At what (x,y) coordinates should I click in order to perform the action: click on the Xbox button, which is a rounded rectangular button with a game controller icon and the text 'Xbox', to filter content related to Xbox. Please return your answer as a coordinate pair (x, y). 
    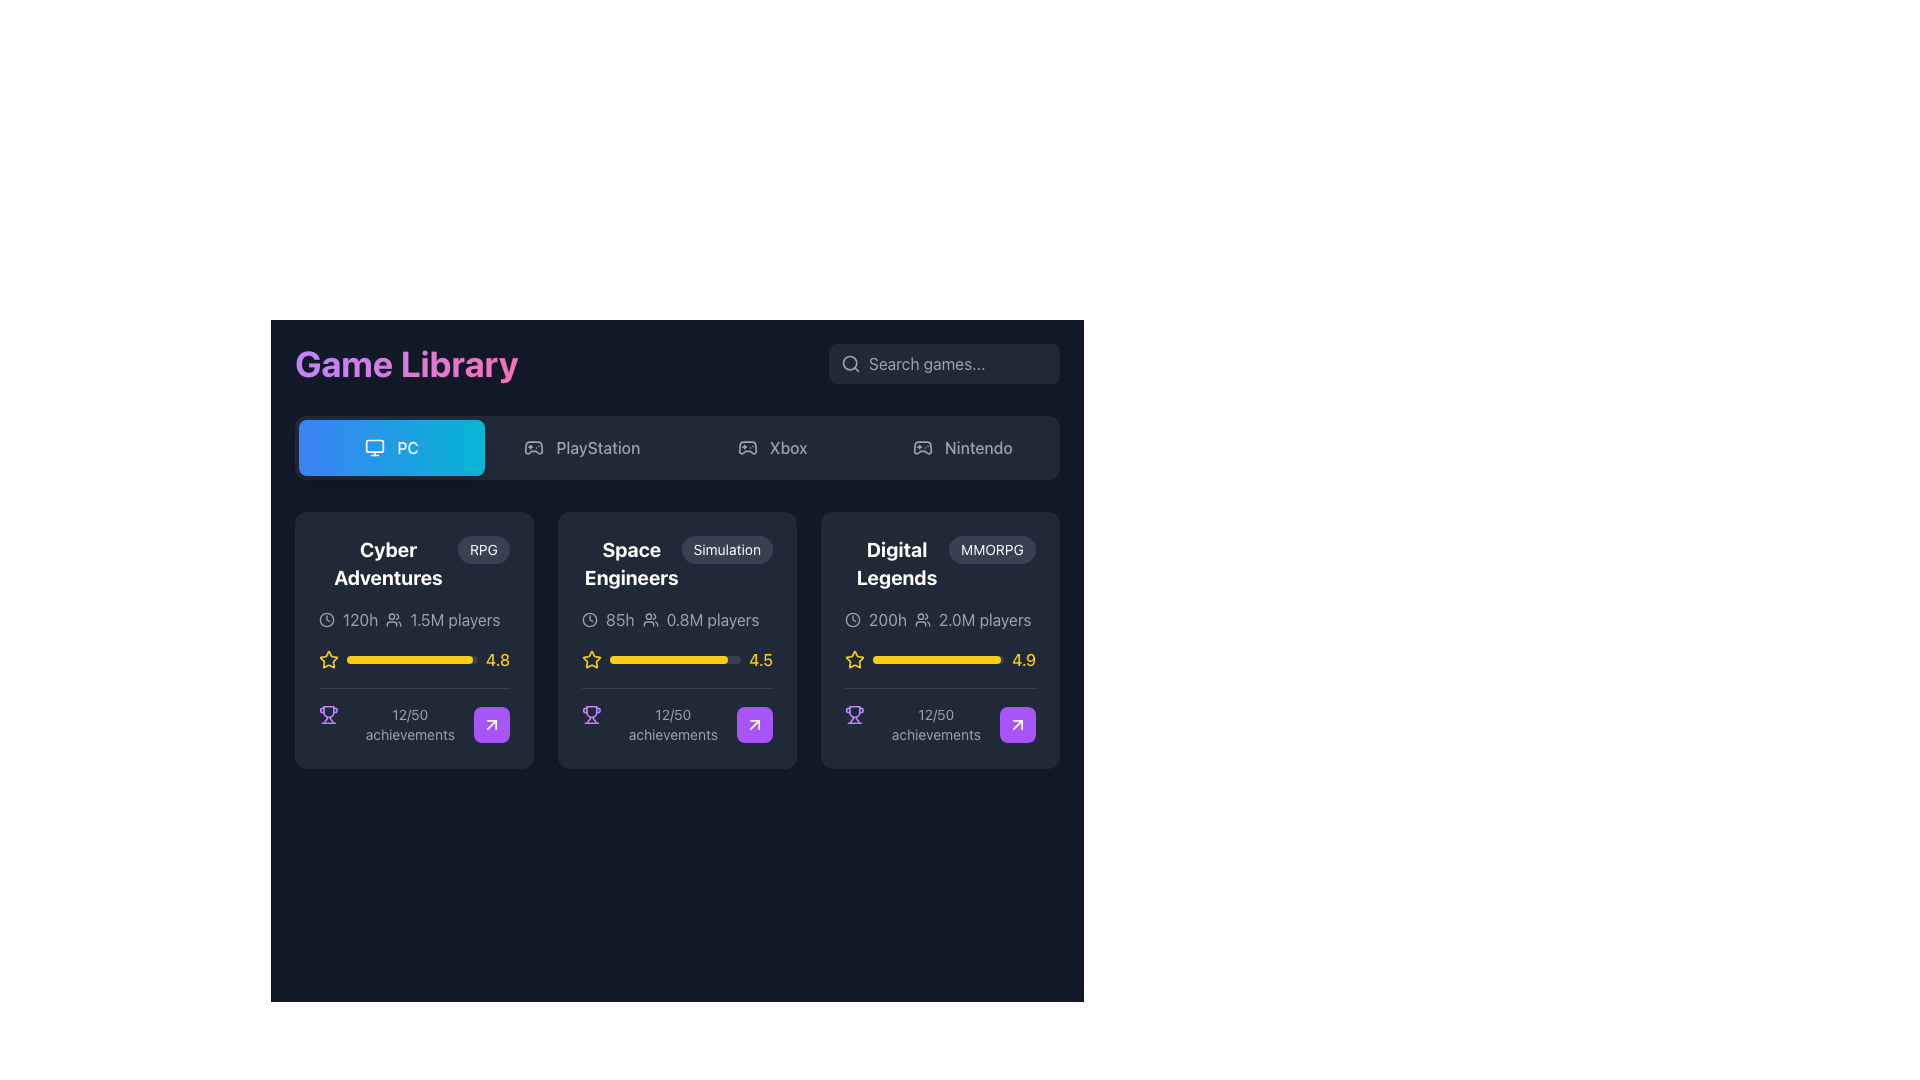
    Looking at the image, I should click on (771, 446).